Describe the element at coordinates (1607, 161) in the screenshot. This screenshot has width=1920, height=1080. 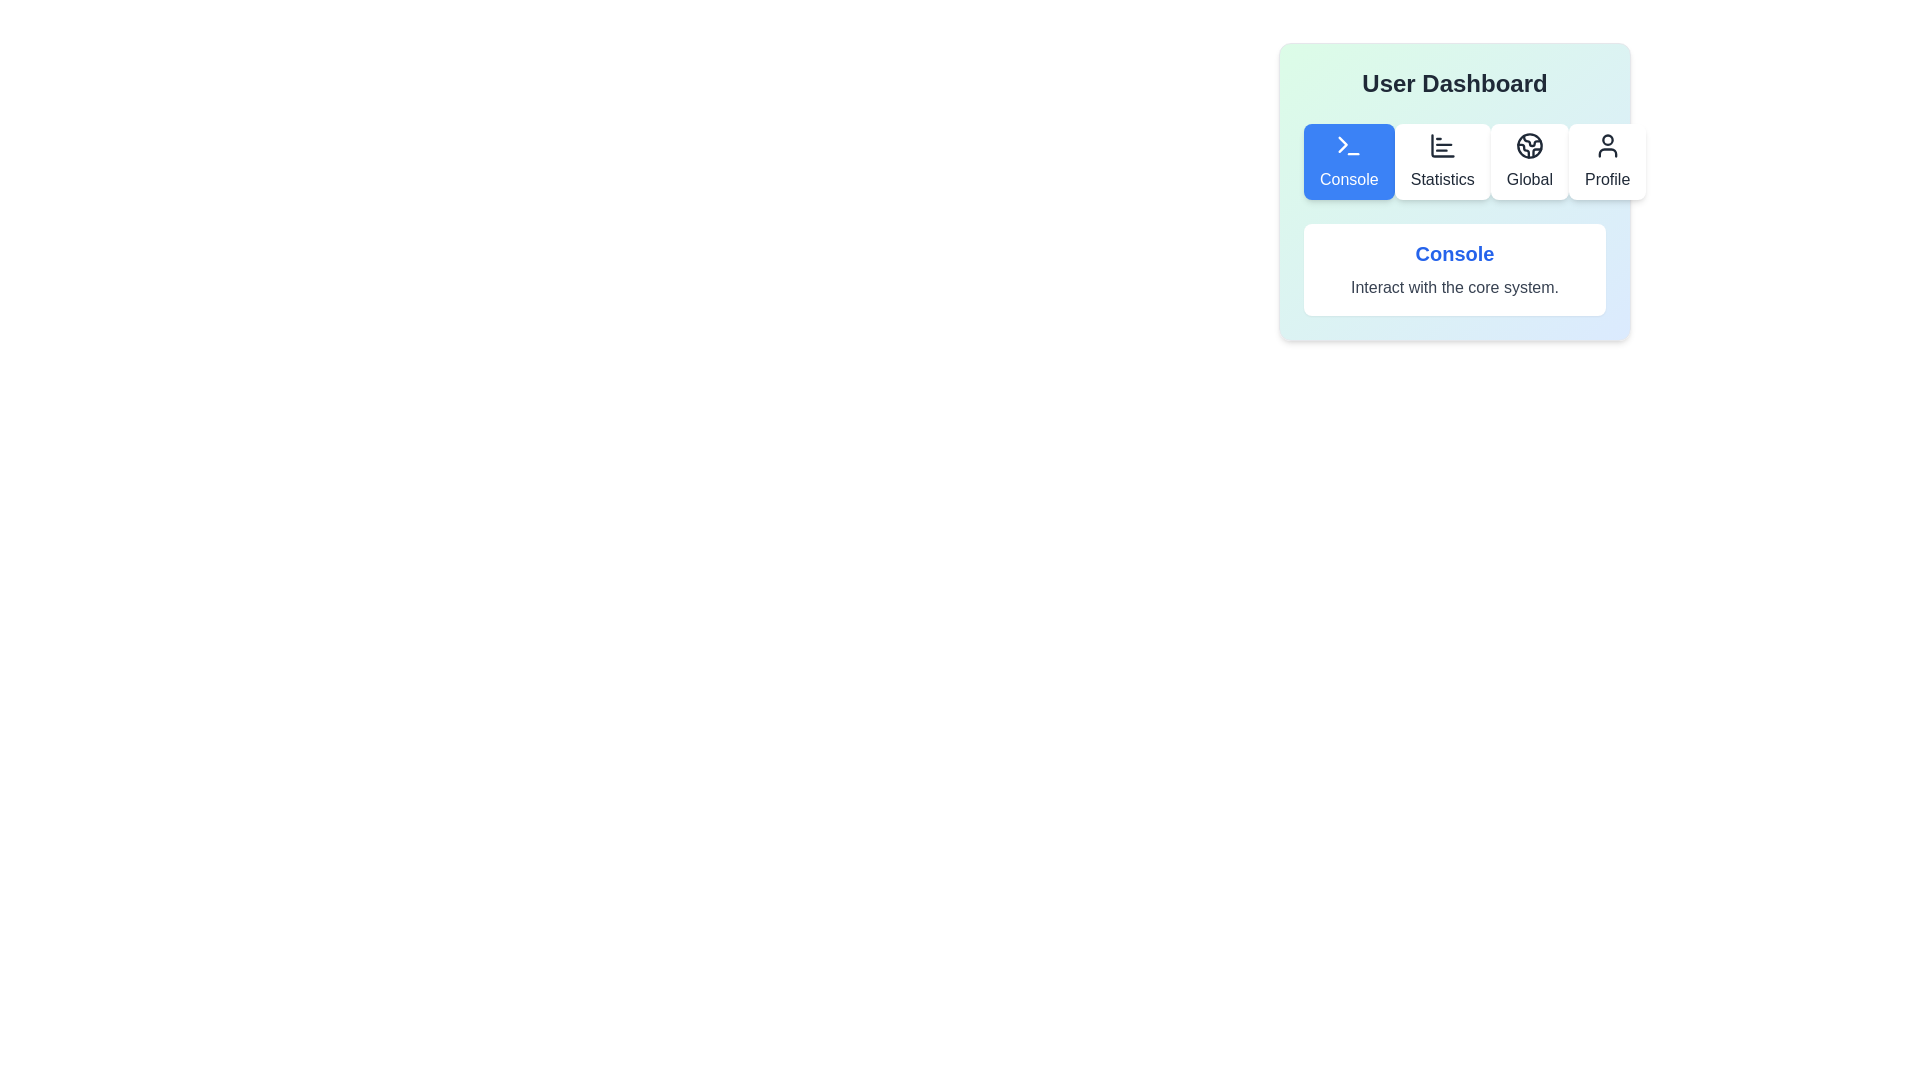
I see `the tab corresponding to Profile` at that location.